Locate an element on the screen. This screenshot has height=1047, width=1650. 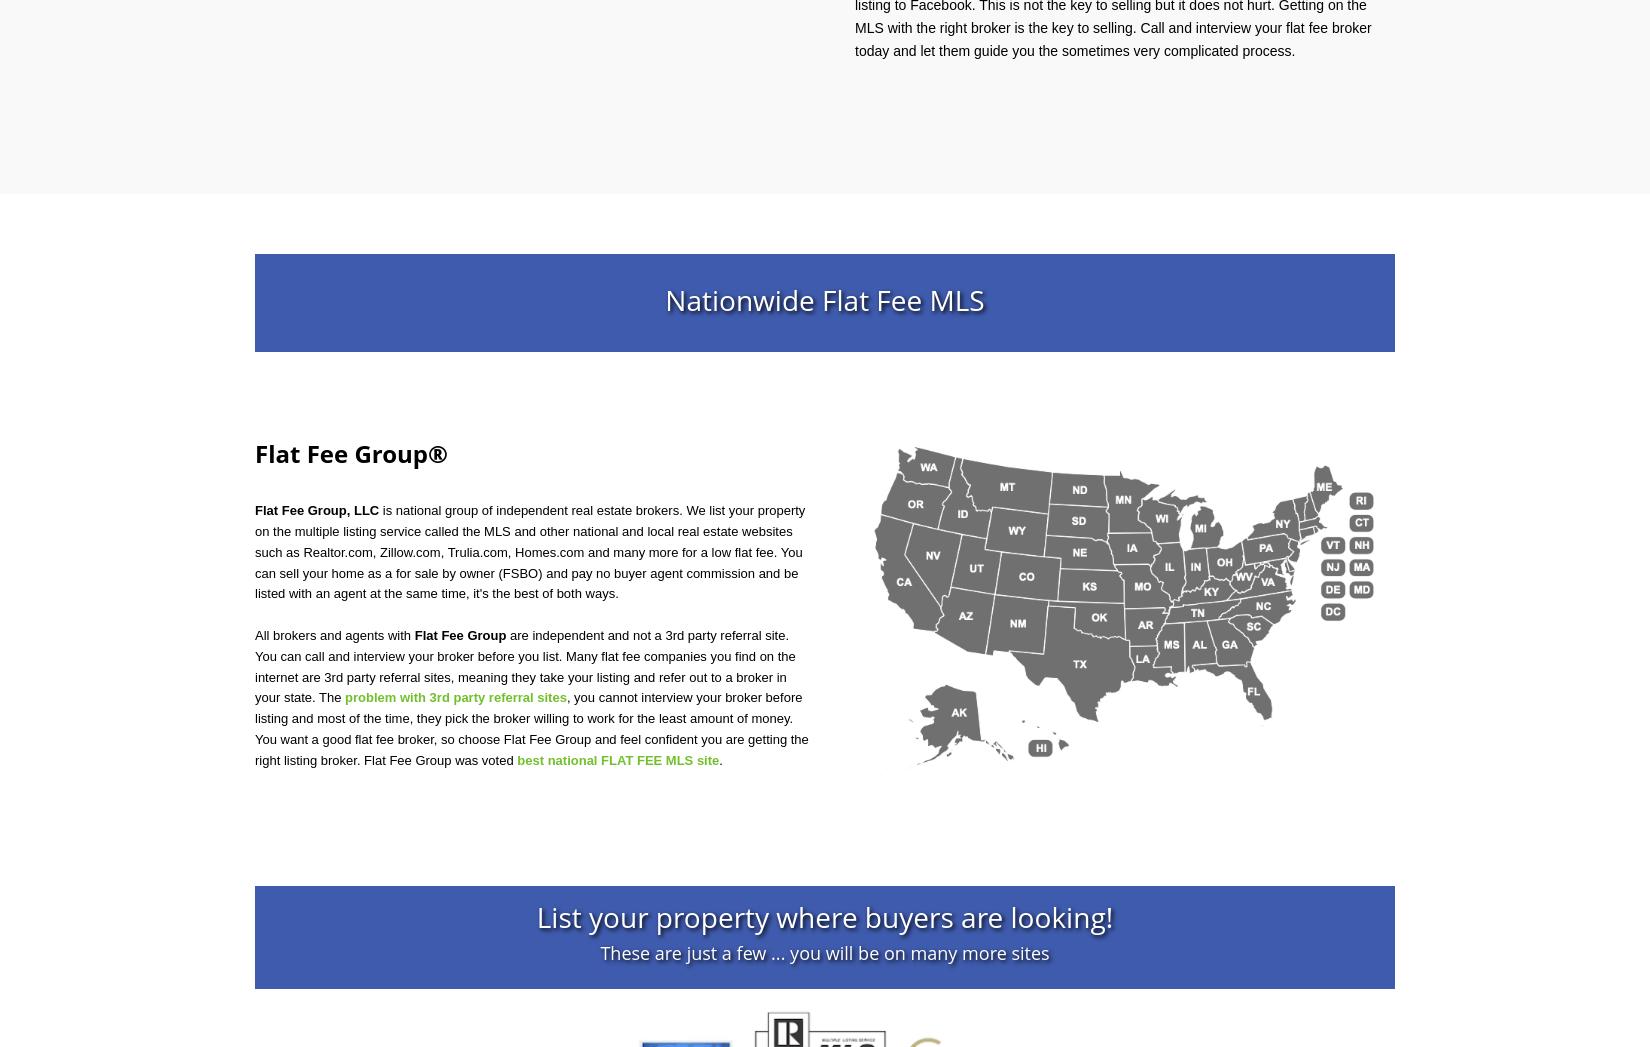
'Nationwide Flat Fee MLS' is located at coordinates (823, 298).